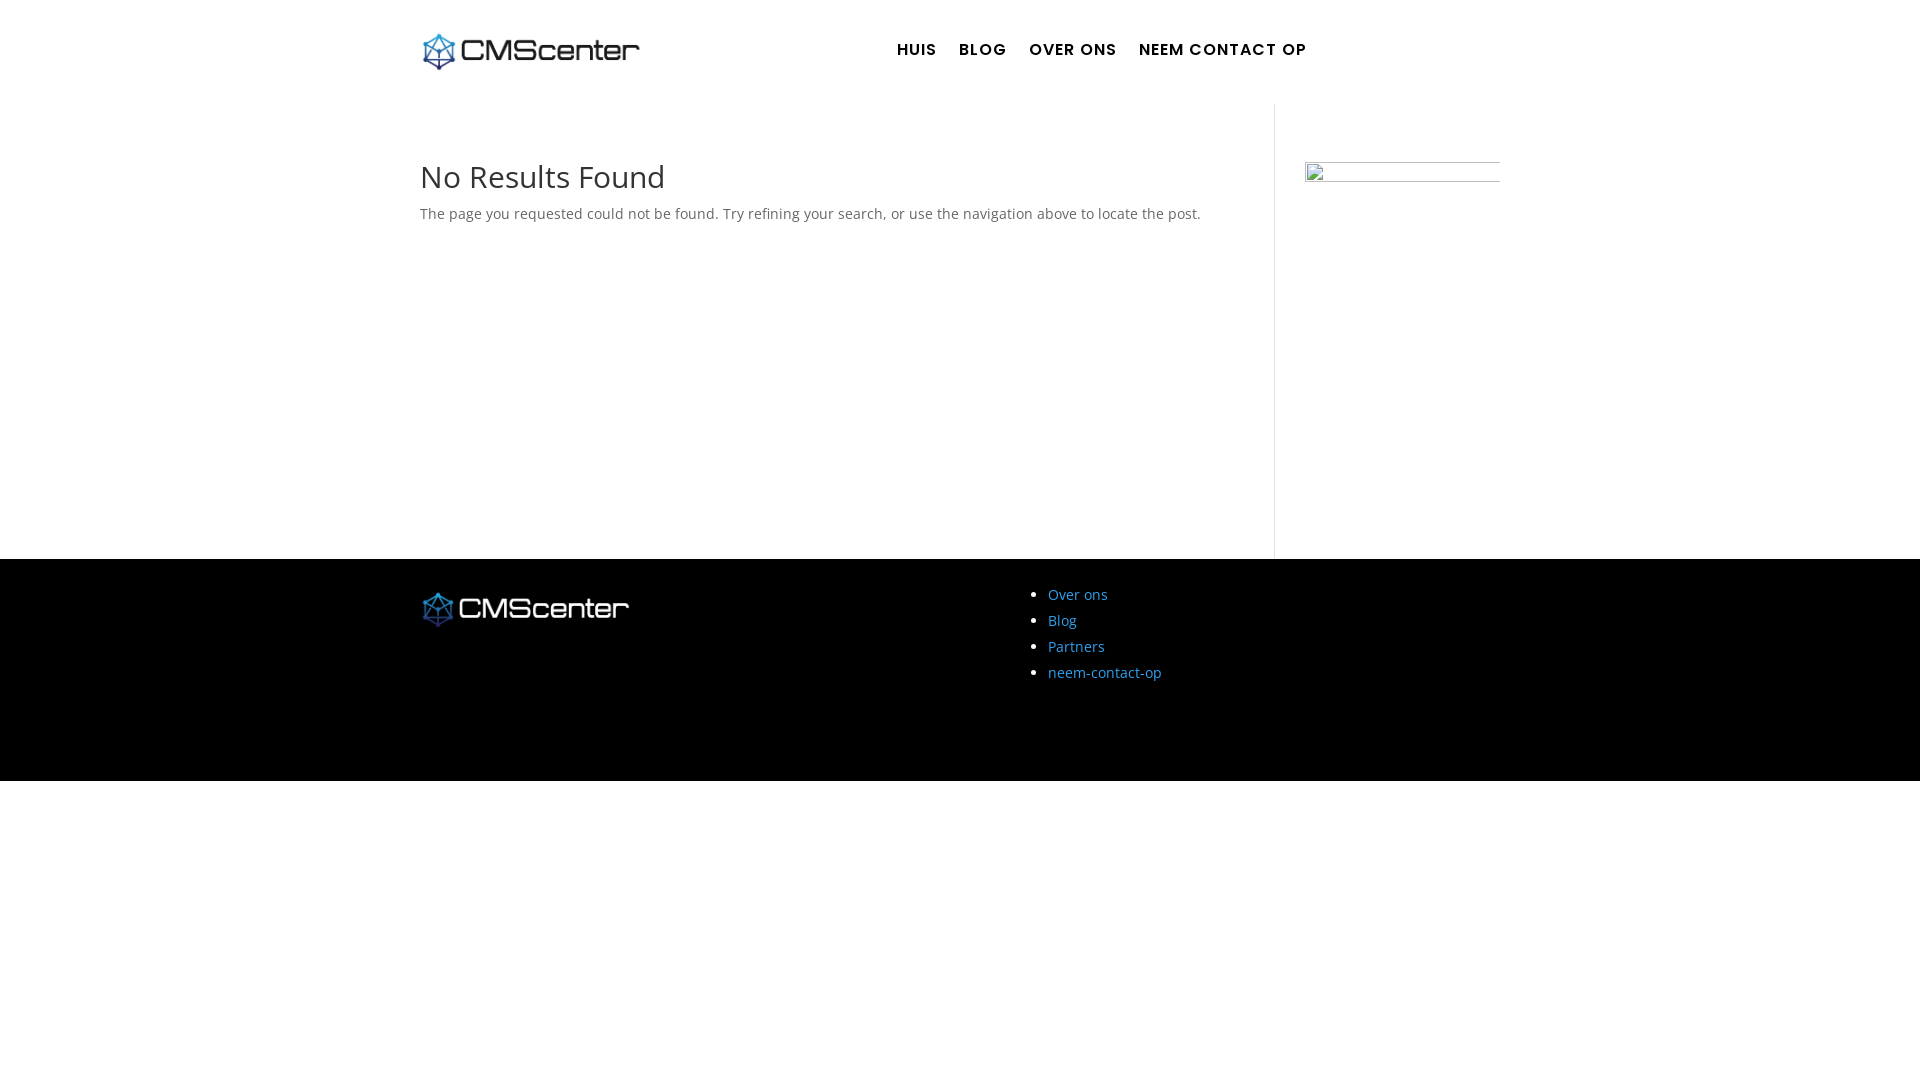 The image size is (1920, 1080). Describe the element at coordinates (915, 53) in the screenshot. I see `'HUIS'` at that location.